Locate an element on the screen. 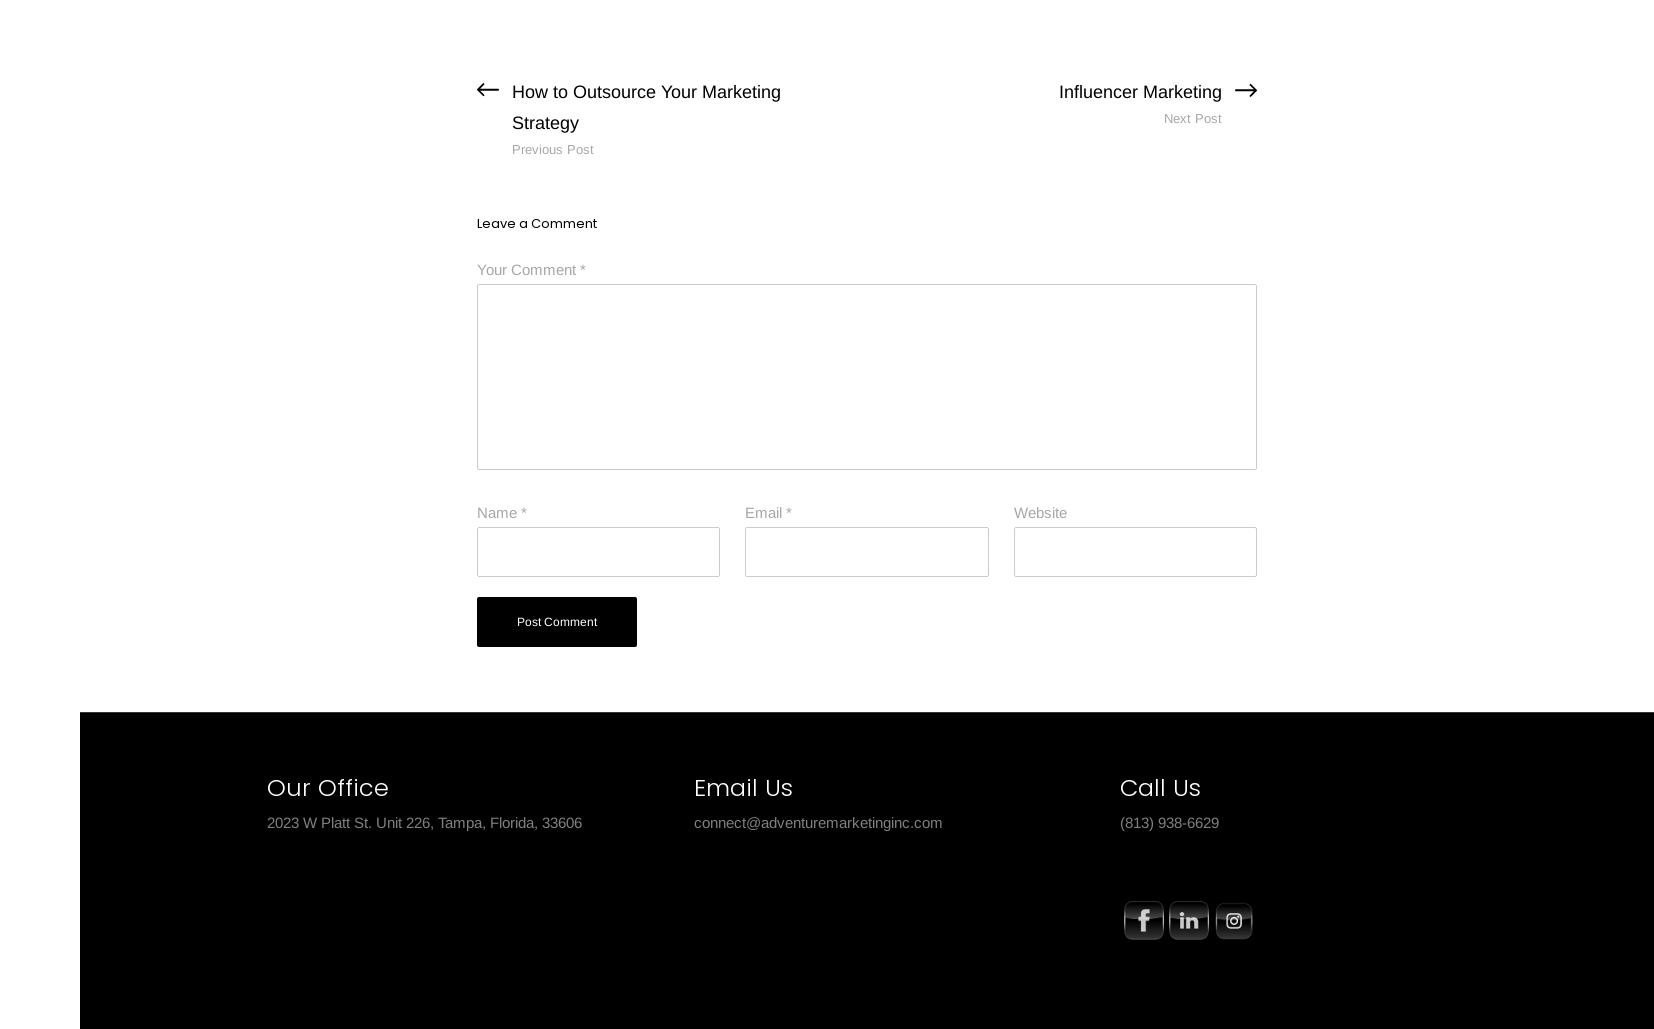 The height and width of the screenshot is (1029, 1654). 'Leave a Comment' is located at coordinates (477, 221).